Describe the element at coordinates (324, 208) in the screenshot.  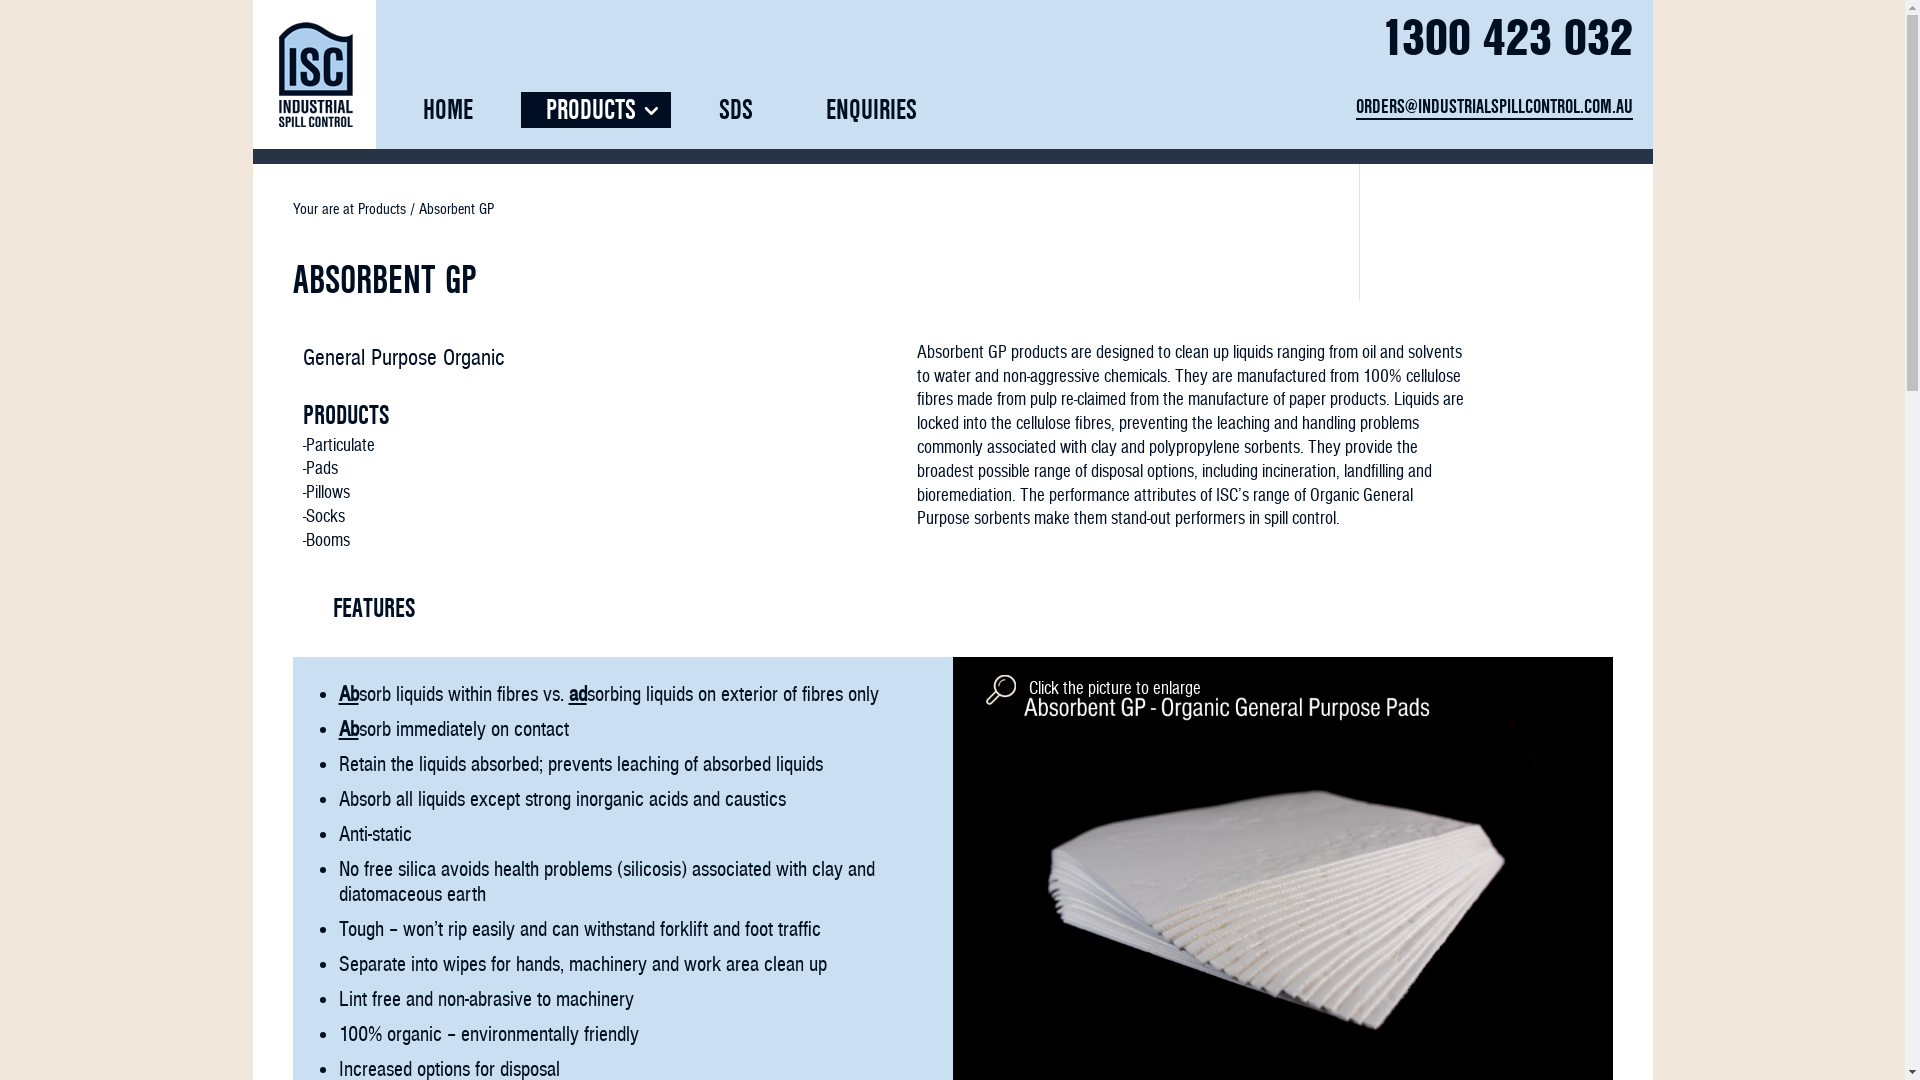
I see `'Your are at'` at that location.